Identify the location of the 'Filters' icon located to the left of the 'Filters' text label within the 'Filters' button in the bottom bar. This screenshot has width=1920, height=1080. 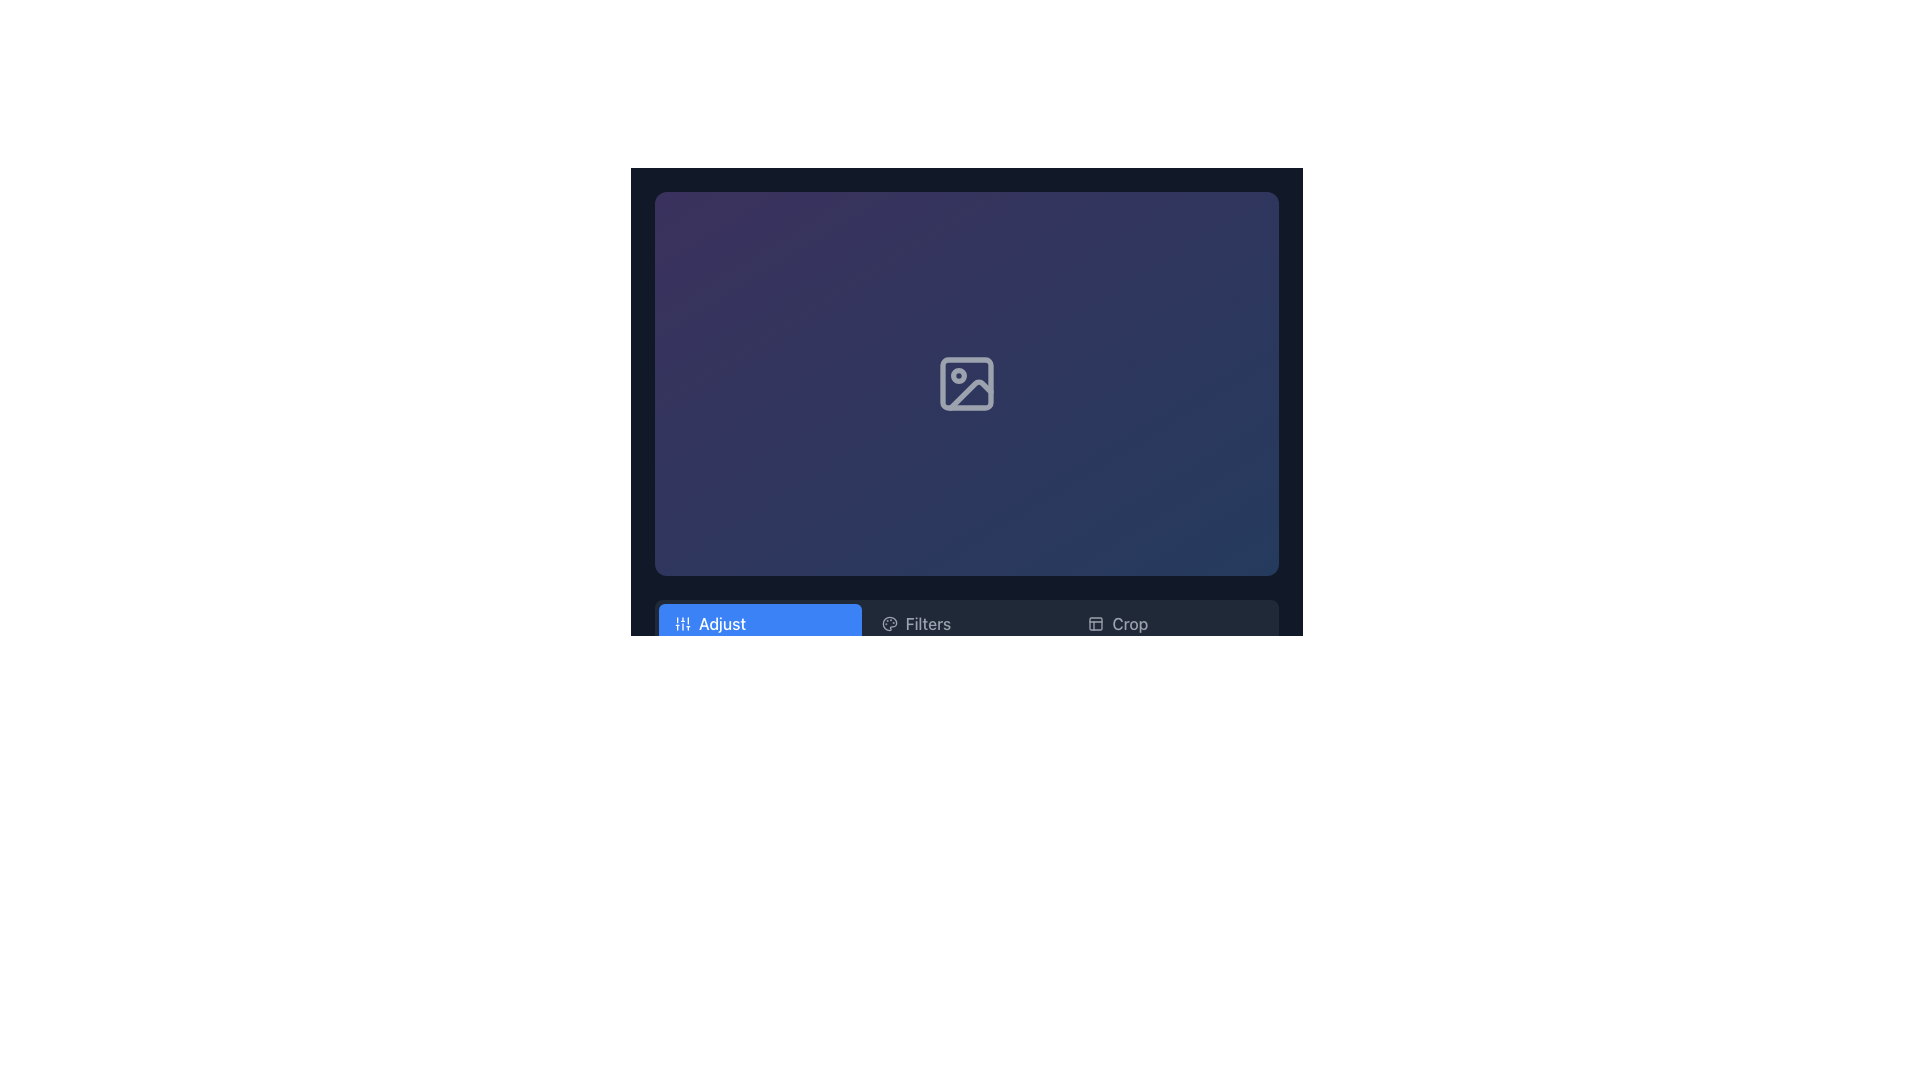
(888, 623).